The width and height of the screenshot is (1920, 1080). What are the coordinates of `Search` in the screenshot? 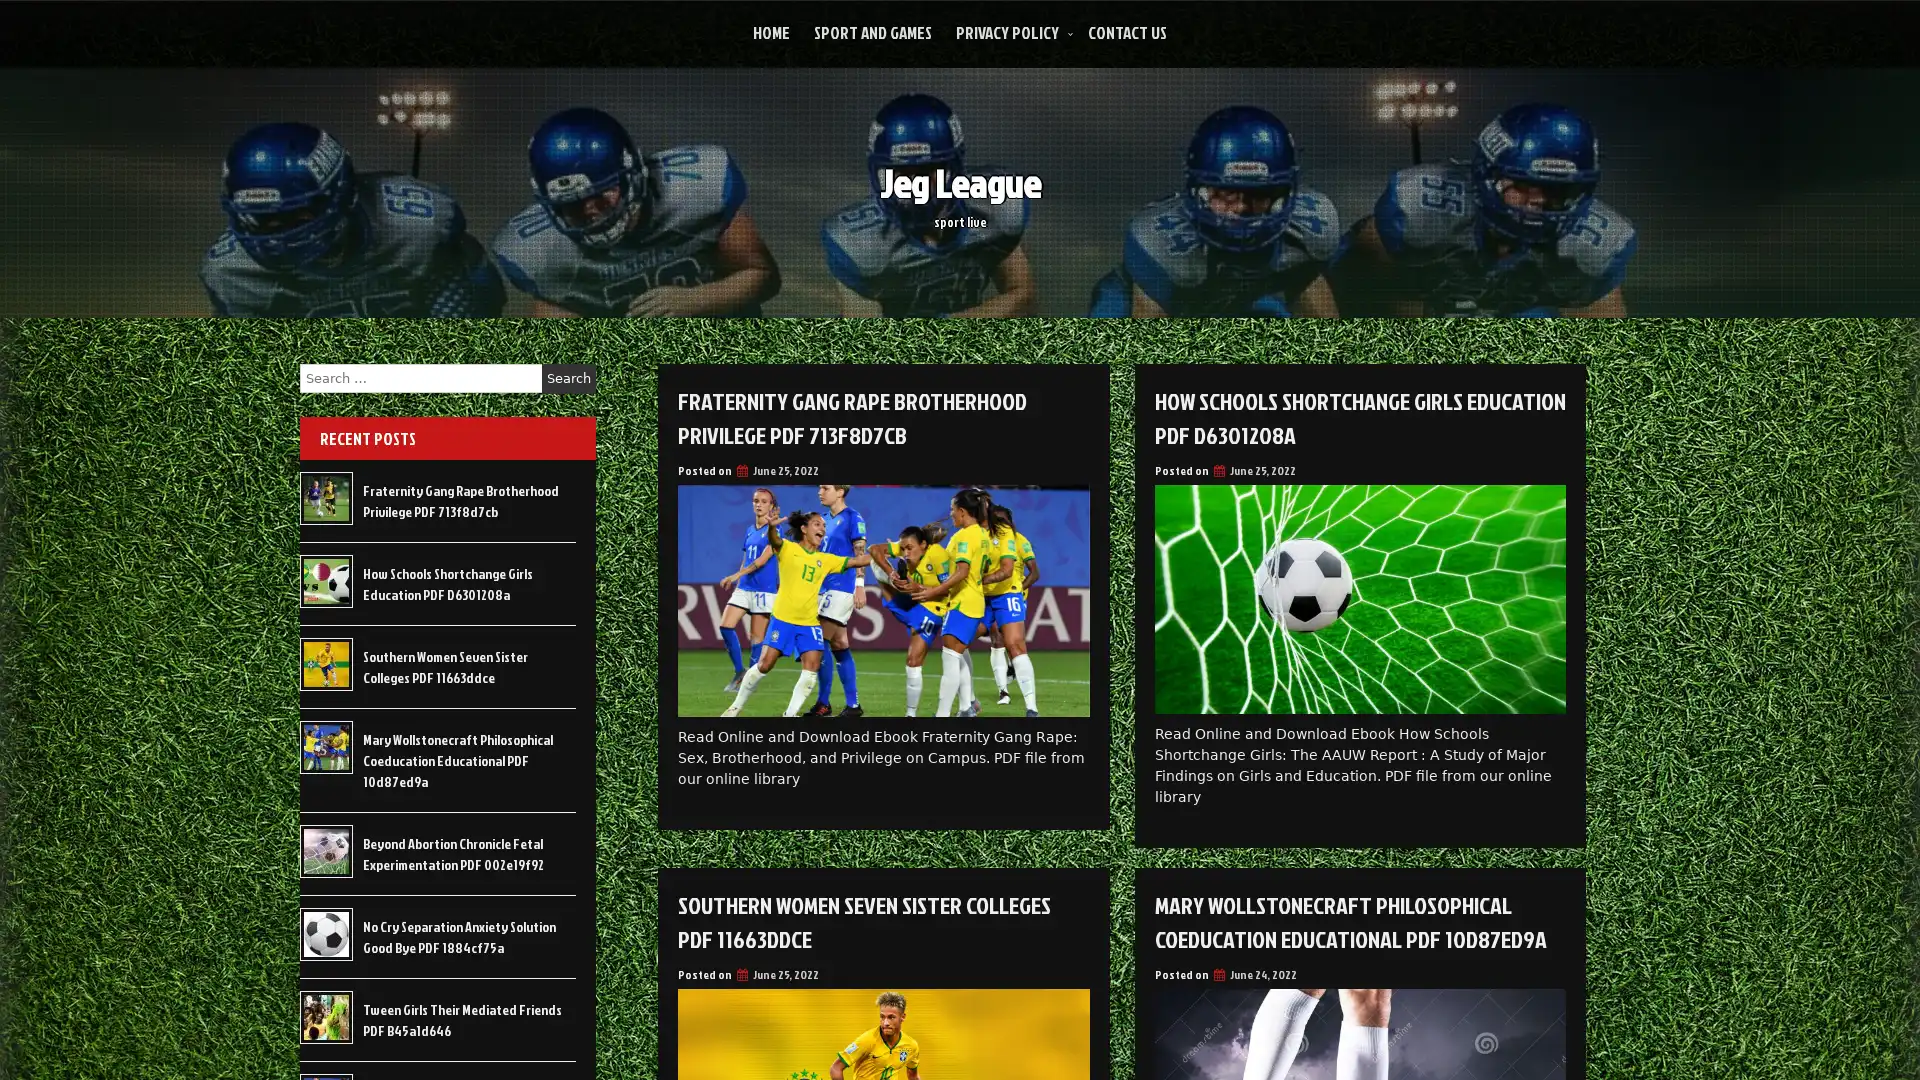 It's located at (568, 378).